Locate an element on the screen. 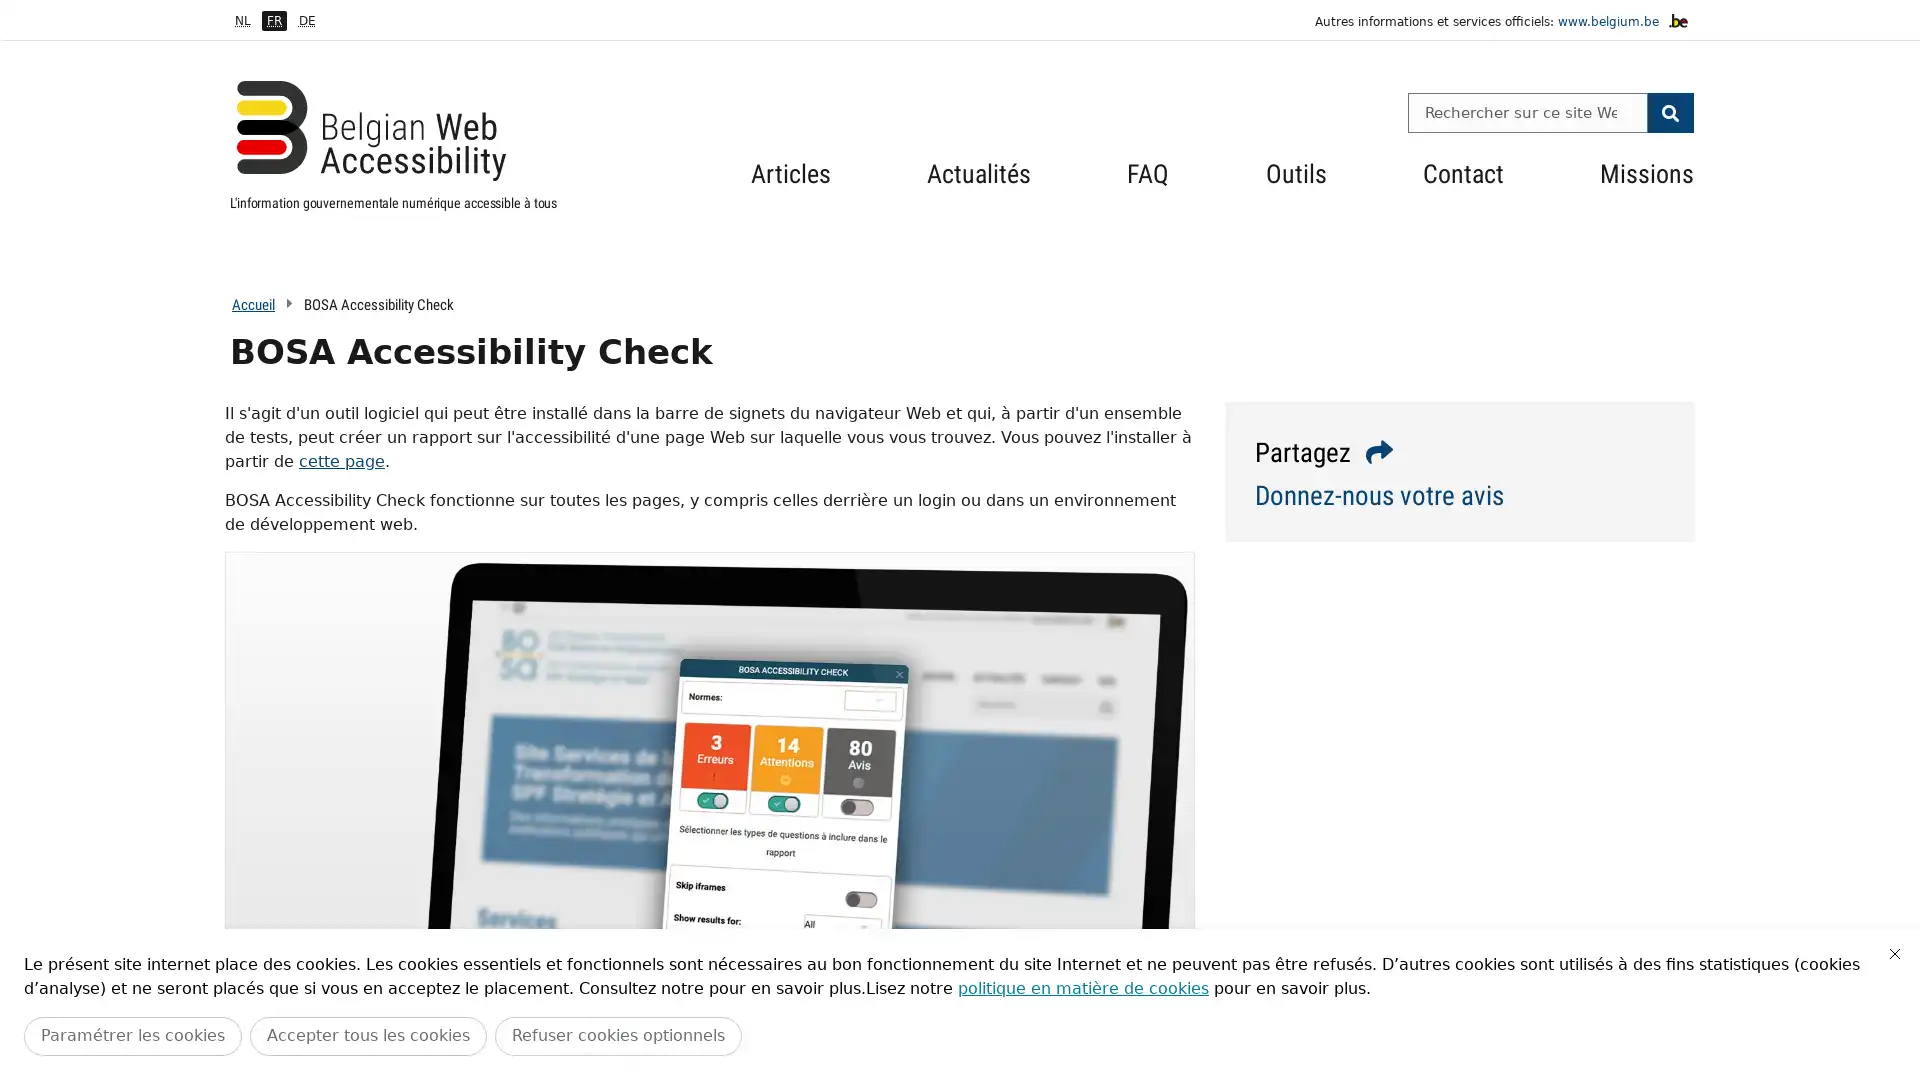 This screenshot has width=1920, height=1080. Partagez is located at coordinates (1324, 446).